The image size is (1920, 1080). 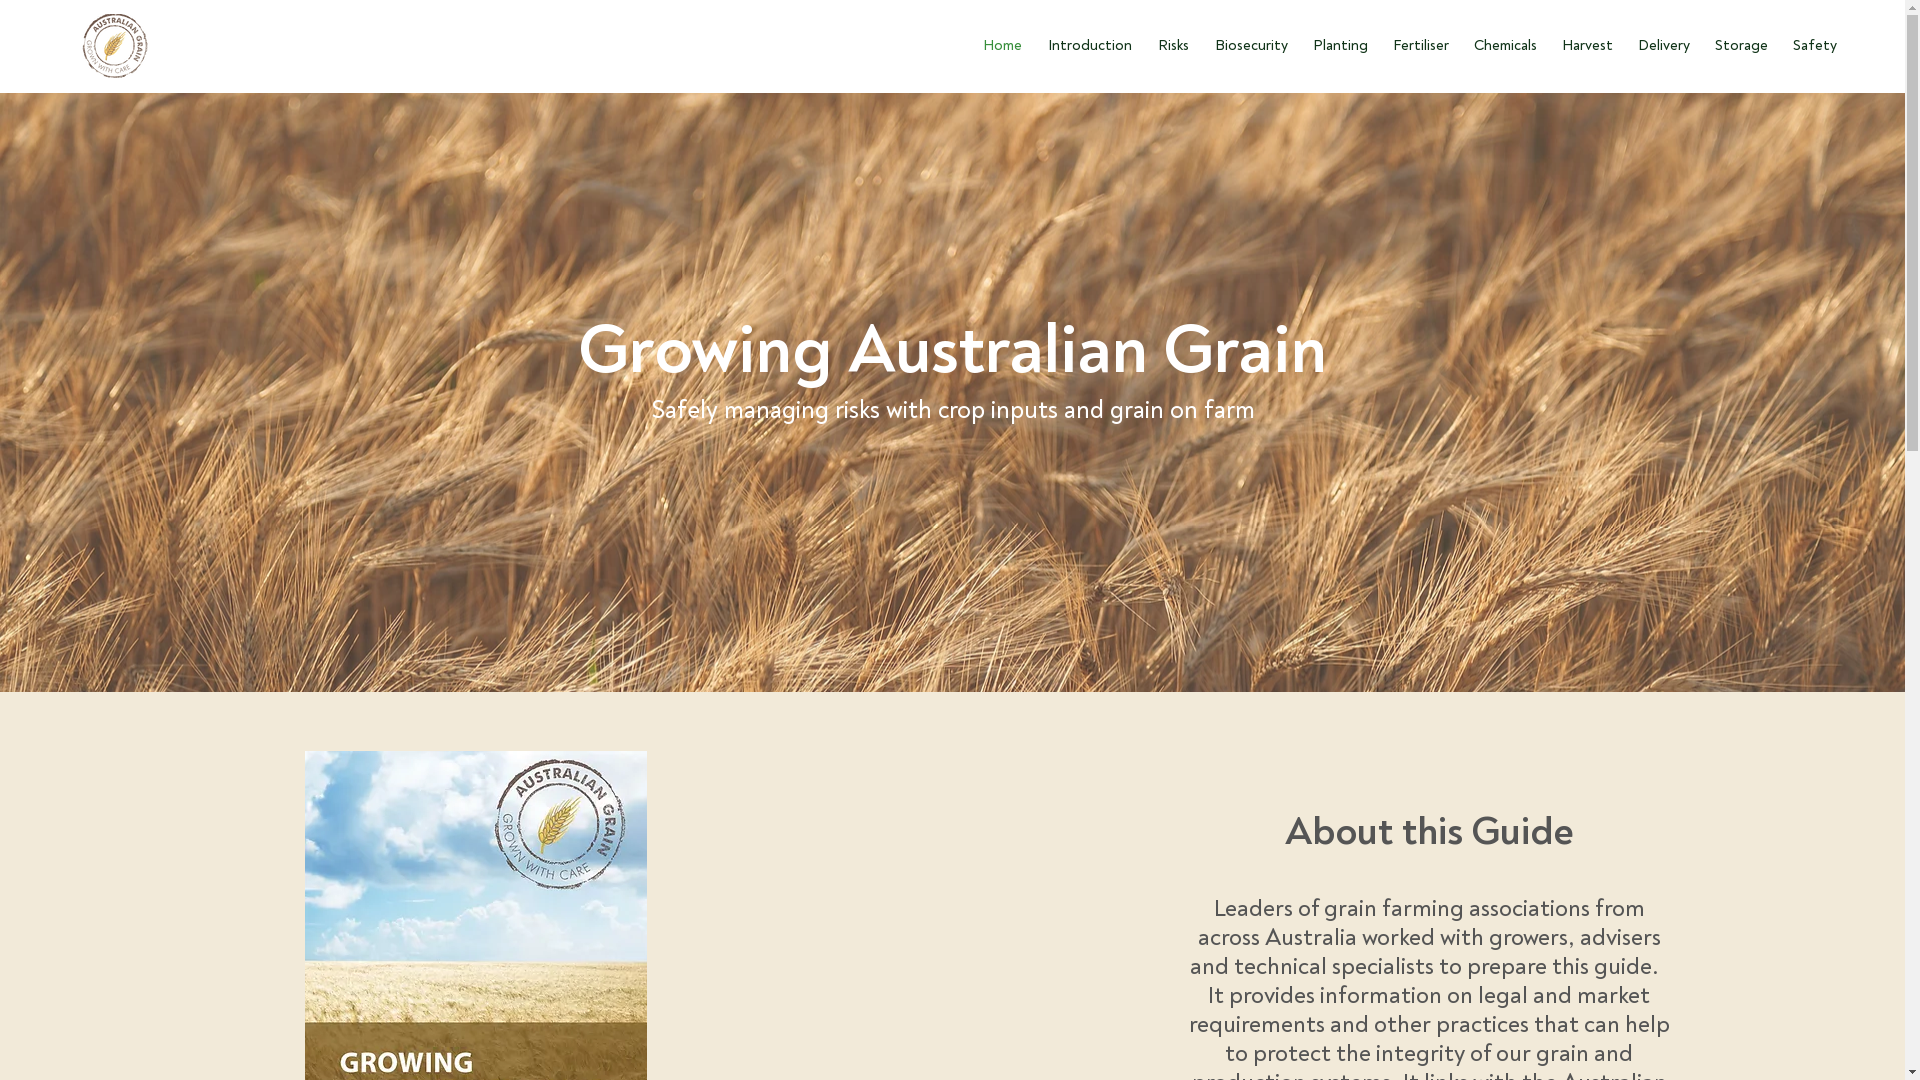 I want to click on 'Storage', so click(x=1737, y=45).